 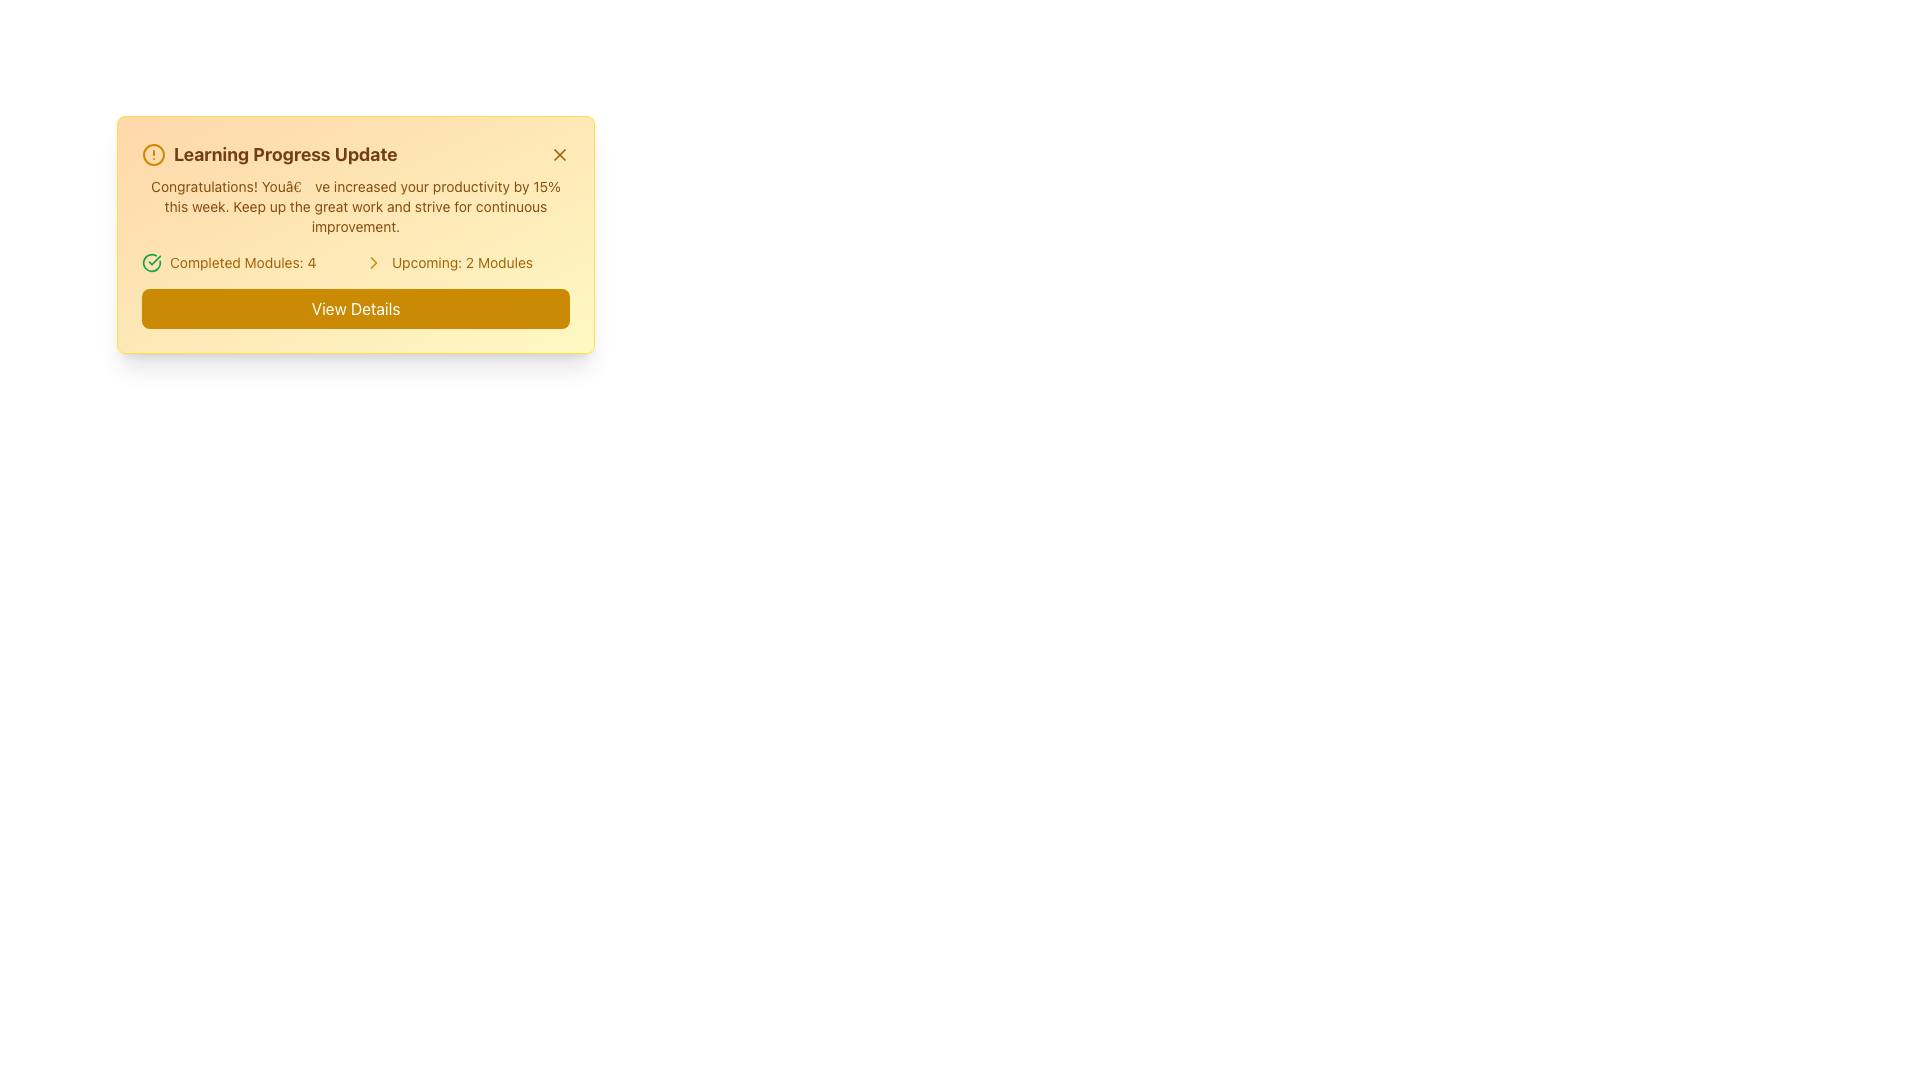 I want to click on circular icon with a yellow border and an exclamation mark located to the left of the 'Learning Progress Update' text in the notification box, so click(x=152, y=153).